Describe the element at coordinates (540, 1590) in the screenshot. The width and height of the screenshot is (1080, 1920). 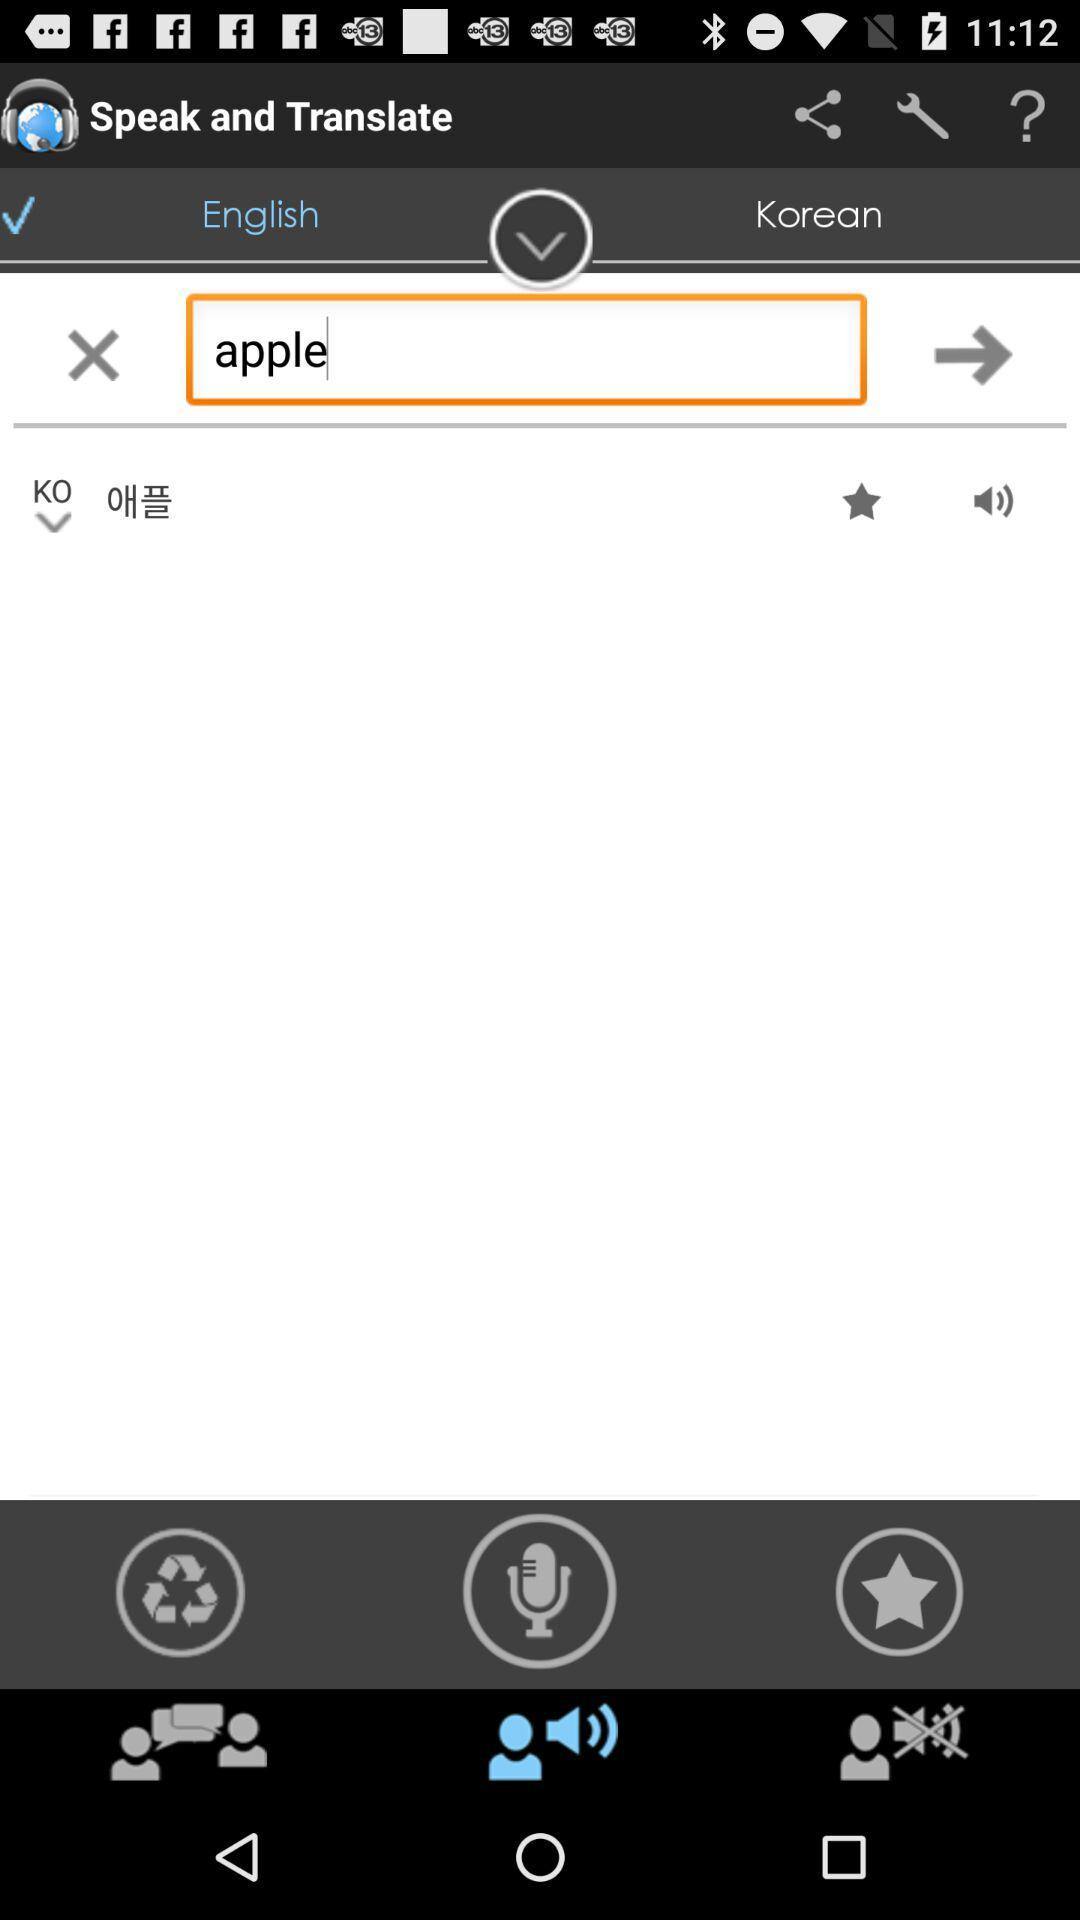
I see `audio recorder button` at that location.